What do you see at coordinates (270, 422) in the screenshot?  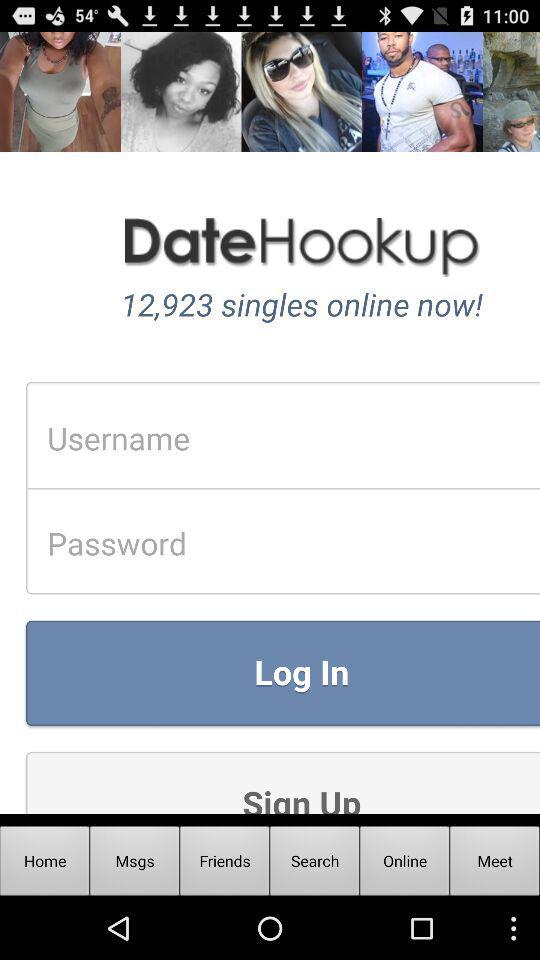 I see `description` at bounding box center [270, 422].